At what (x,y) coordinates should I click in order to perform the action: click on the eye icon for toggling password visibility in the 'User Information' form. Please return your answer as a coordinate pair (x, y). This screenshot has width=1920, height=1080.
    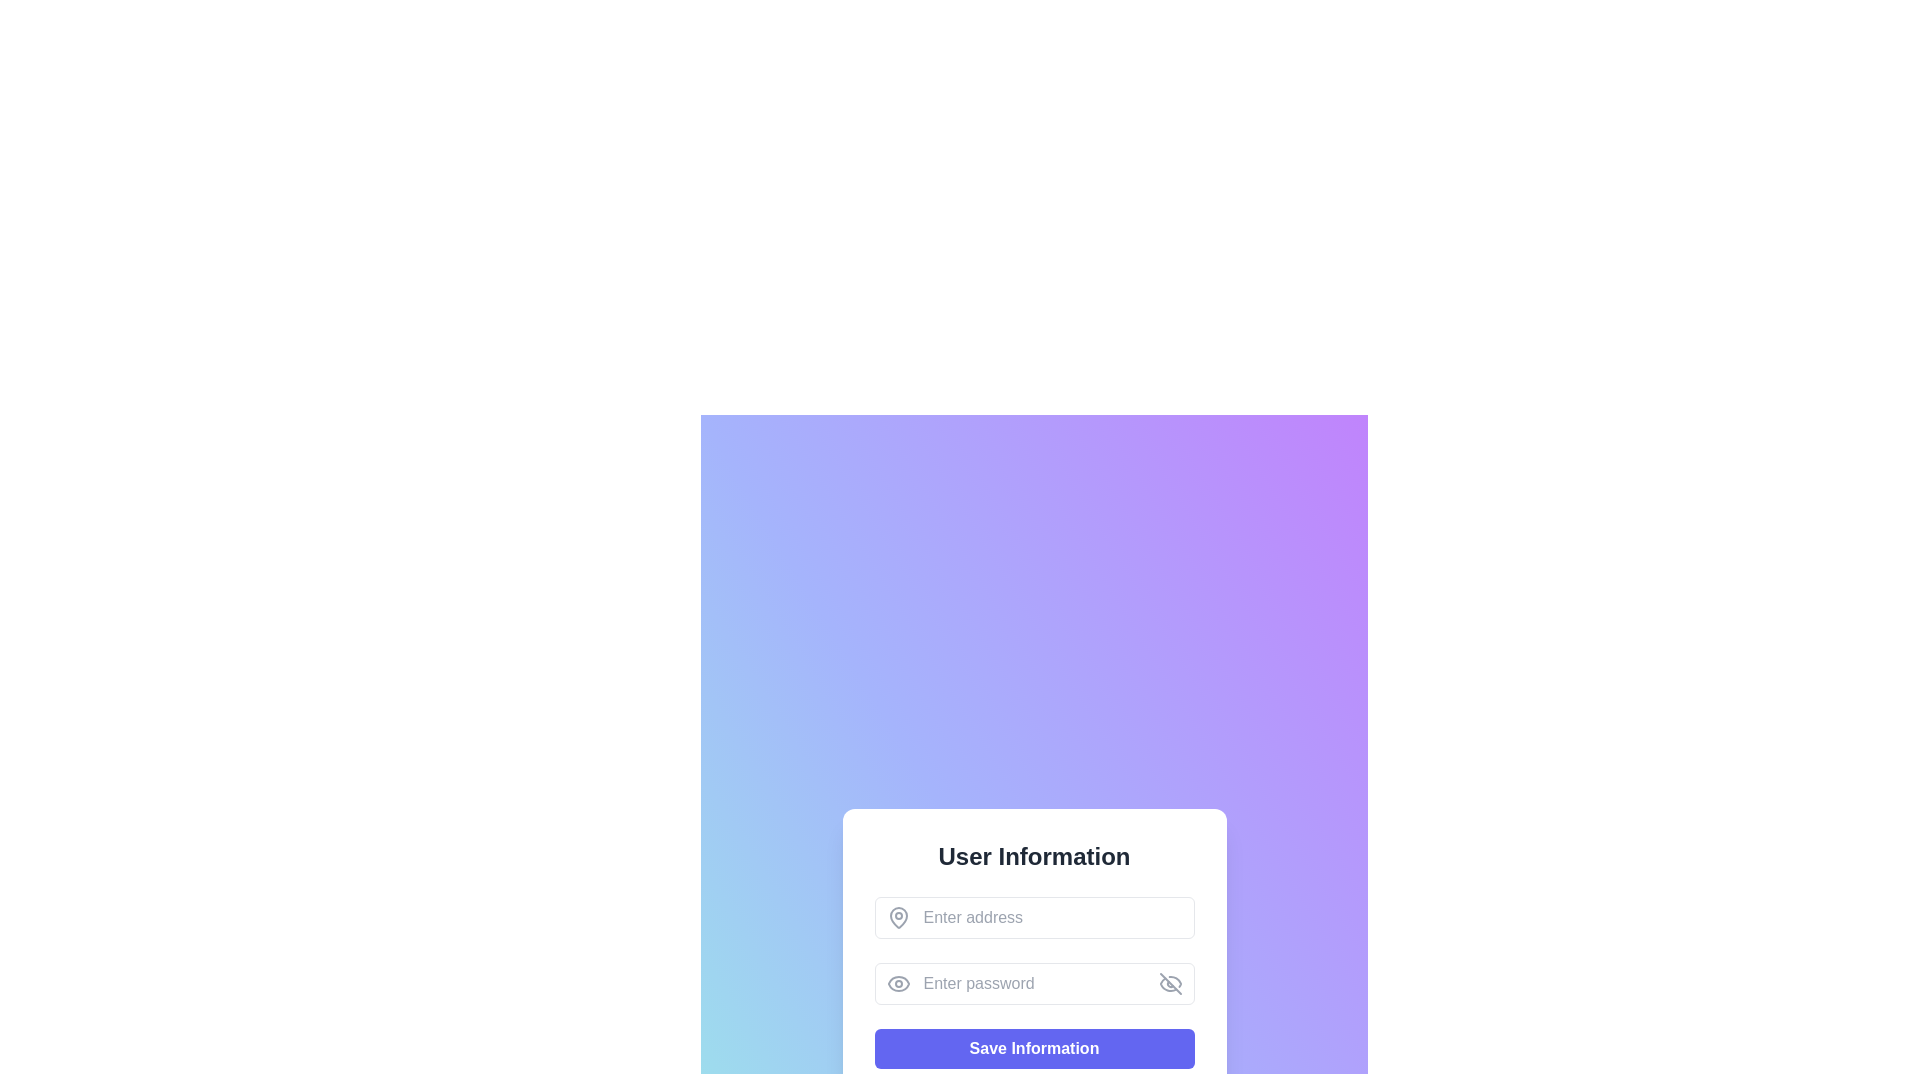
    Looking at the image, I should click on (897, 982).